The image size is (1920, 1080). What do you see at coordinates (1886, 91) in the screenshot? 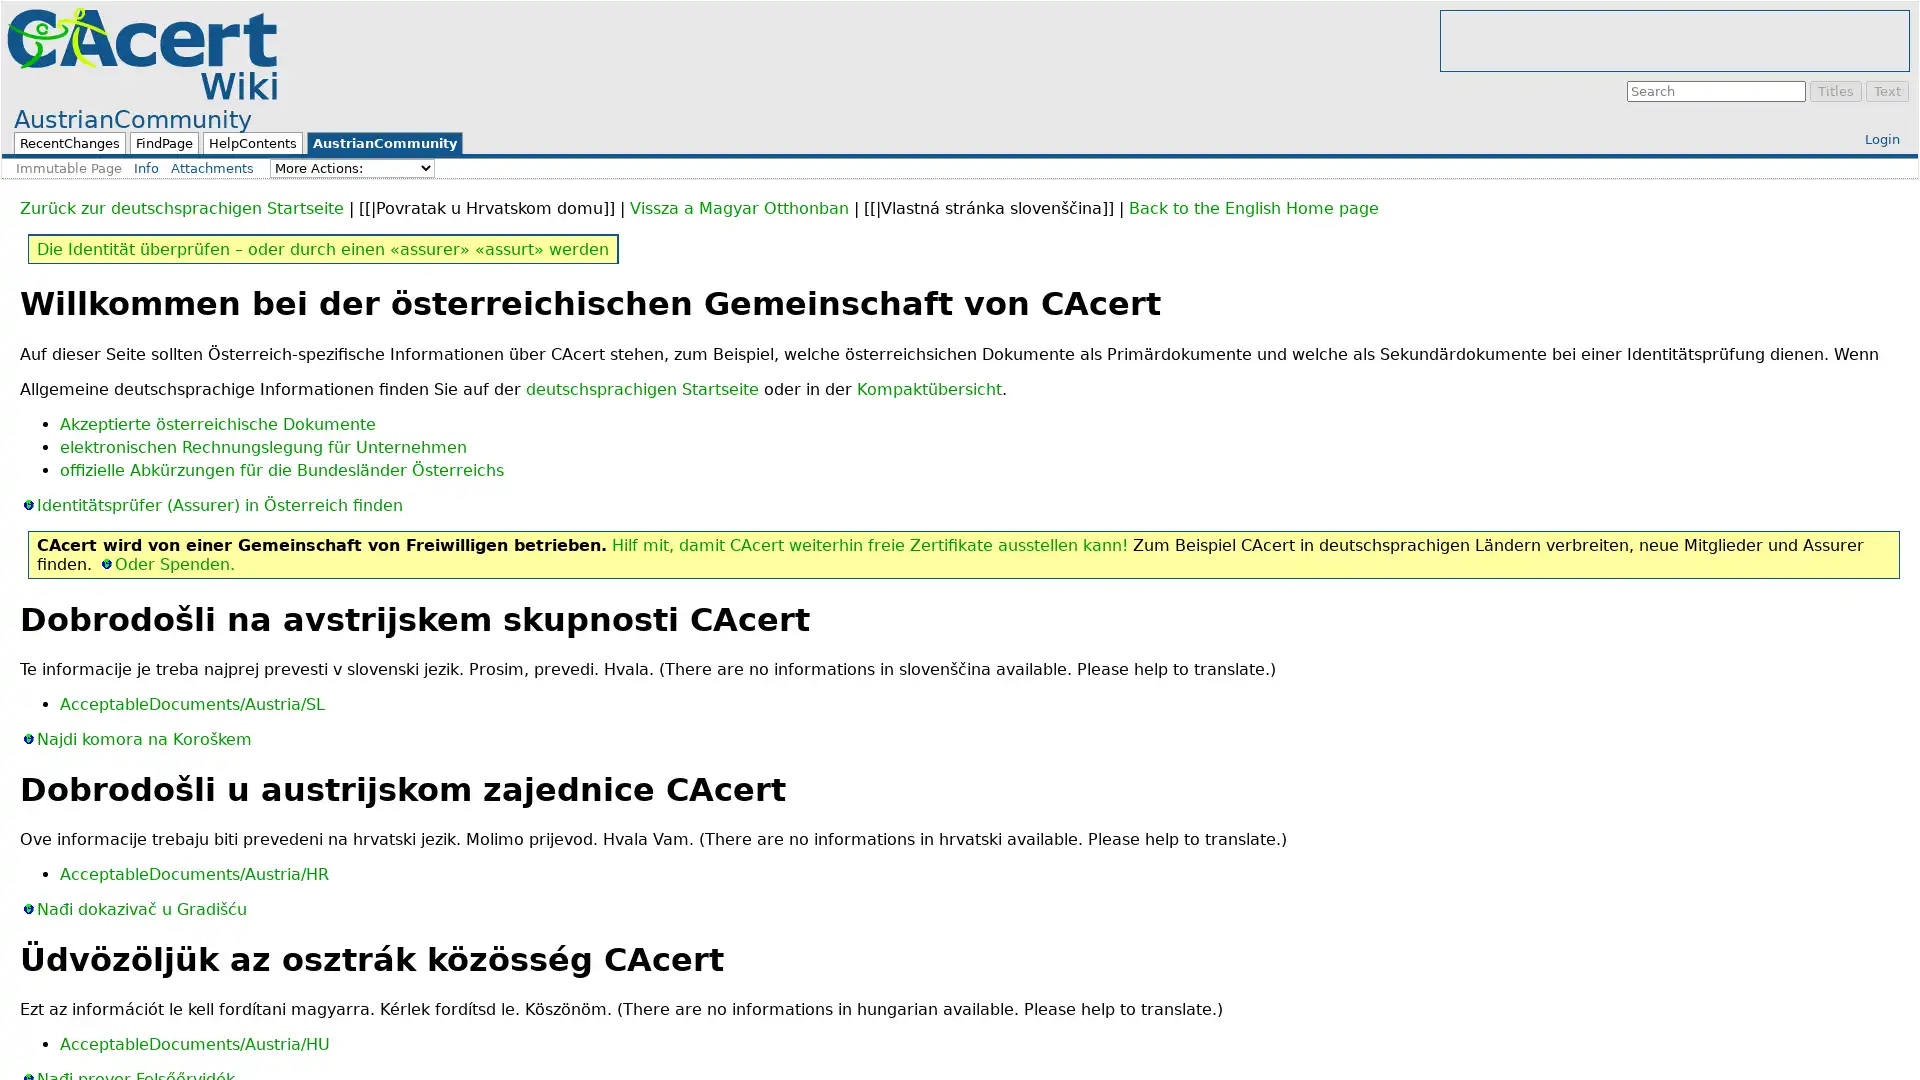
I see `Text` at bounding box center [1886, 91].